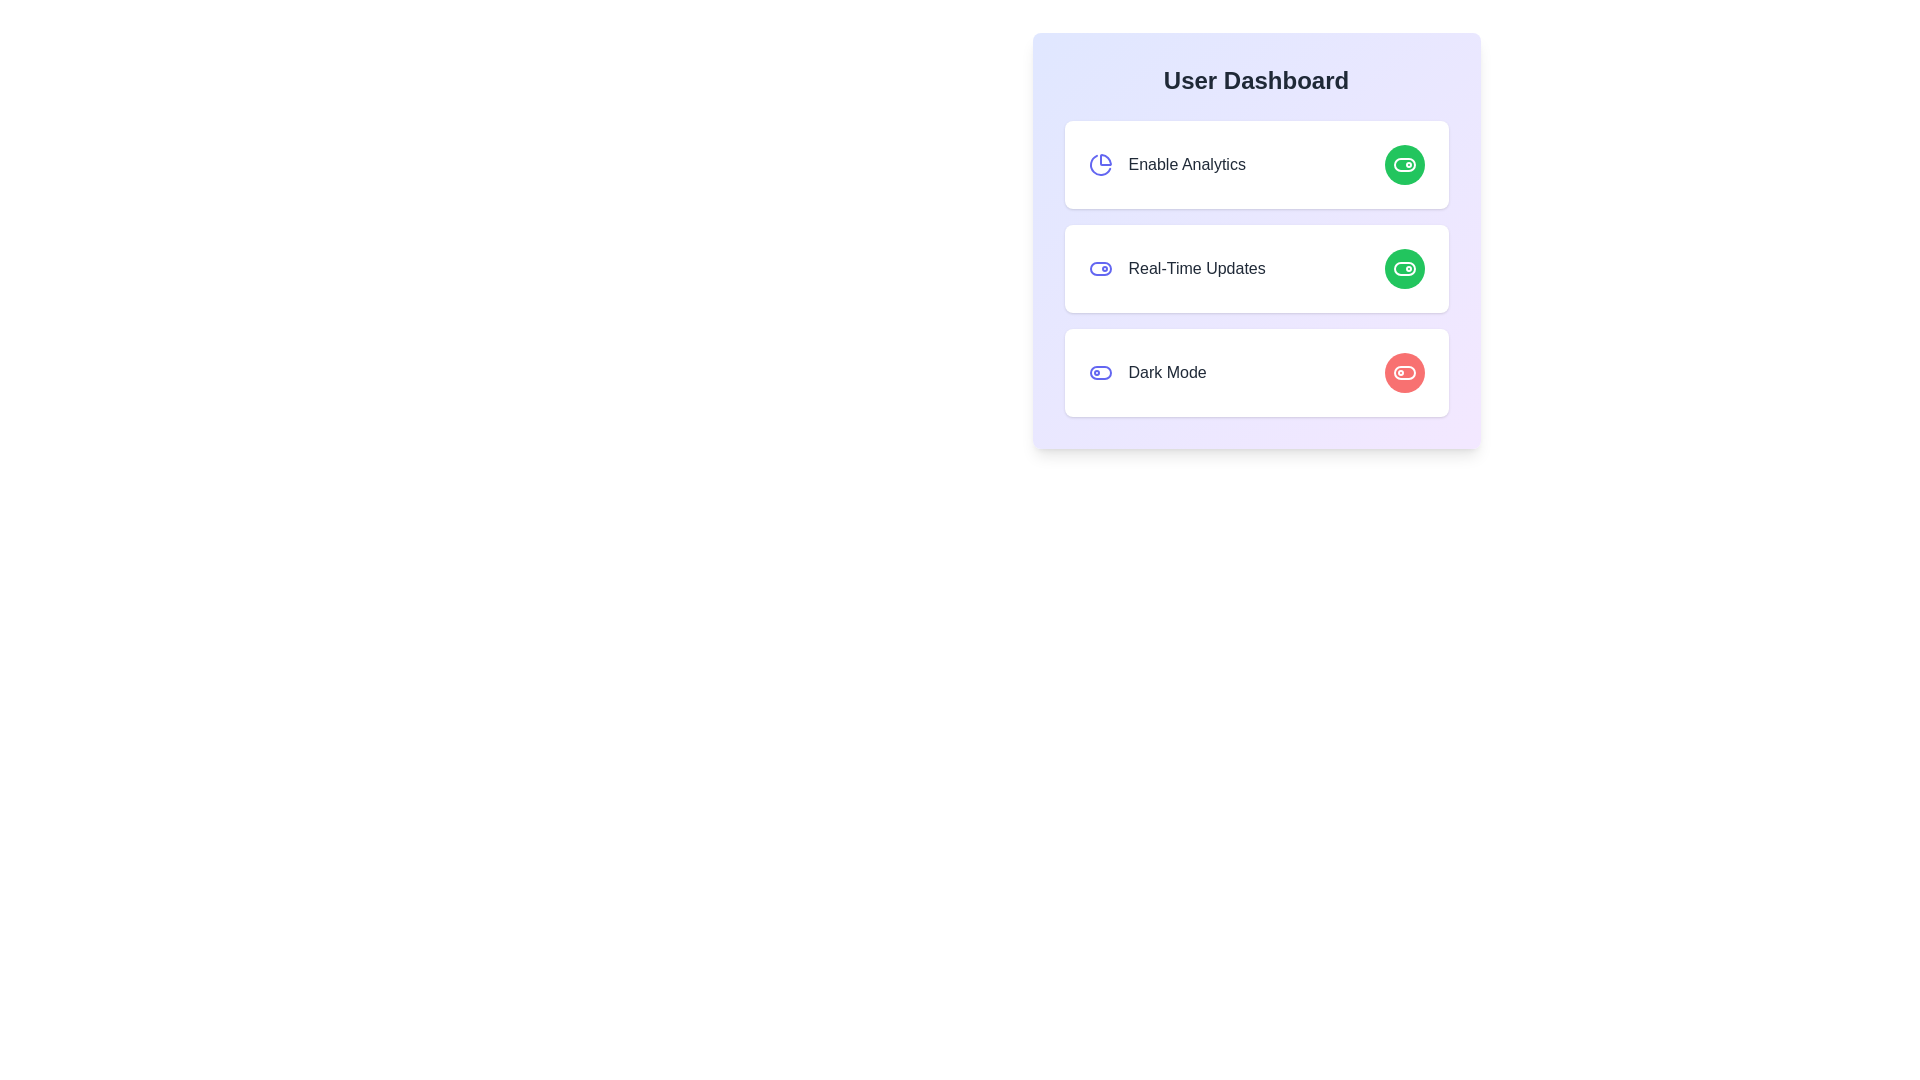  What do you see at coordinates (1403, 268) in the screenshot?
I see `the decorative green rectangle background of the second toggle switch for 'Real-Time Updates' in the User Dashboard interface` at bounding box center [1403, 268].